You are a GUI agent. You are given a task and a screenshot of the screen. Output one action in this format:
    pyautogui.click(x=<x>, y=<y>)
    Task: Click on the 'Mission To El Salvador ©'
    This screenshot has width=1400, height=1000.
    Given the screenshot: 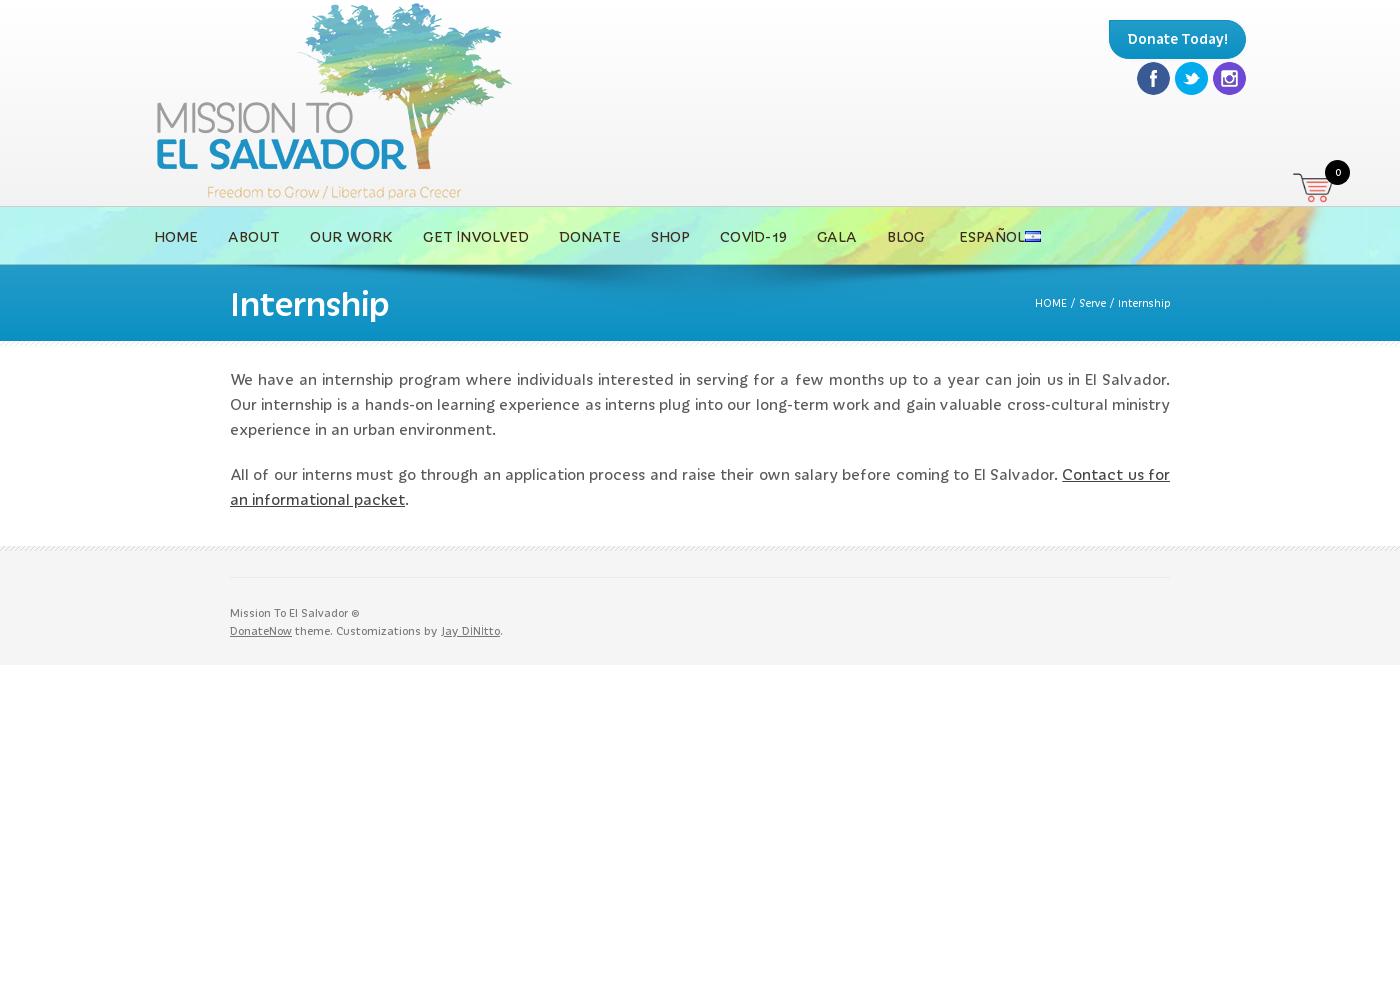 What is the action you would take?
    pyautogui.click(x=294, y=610)
    